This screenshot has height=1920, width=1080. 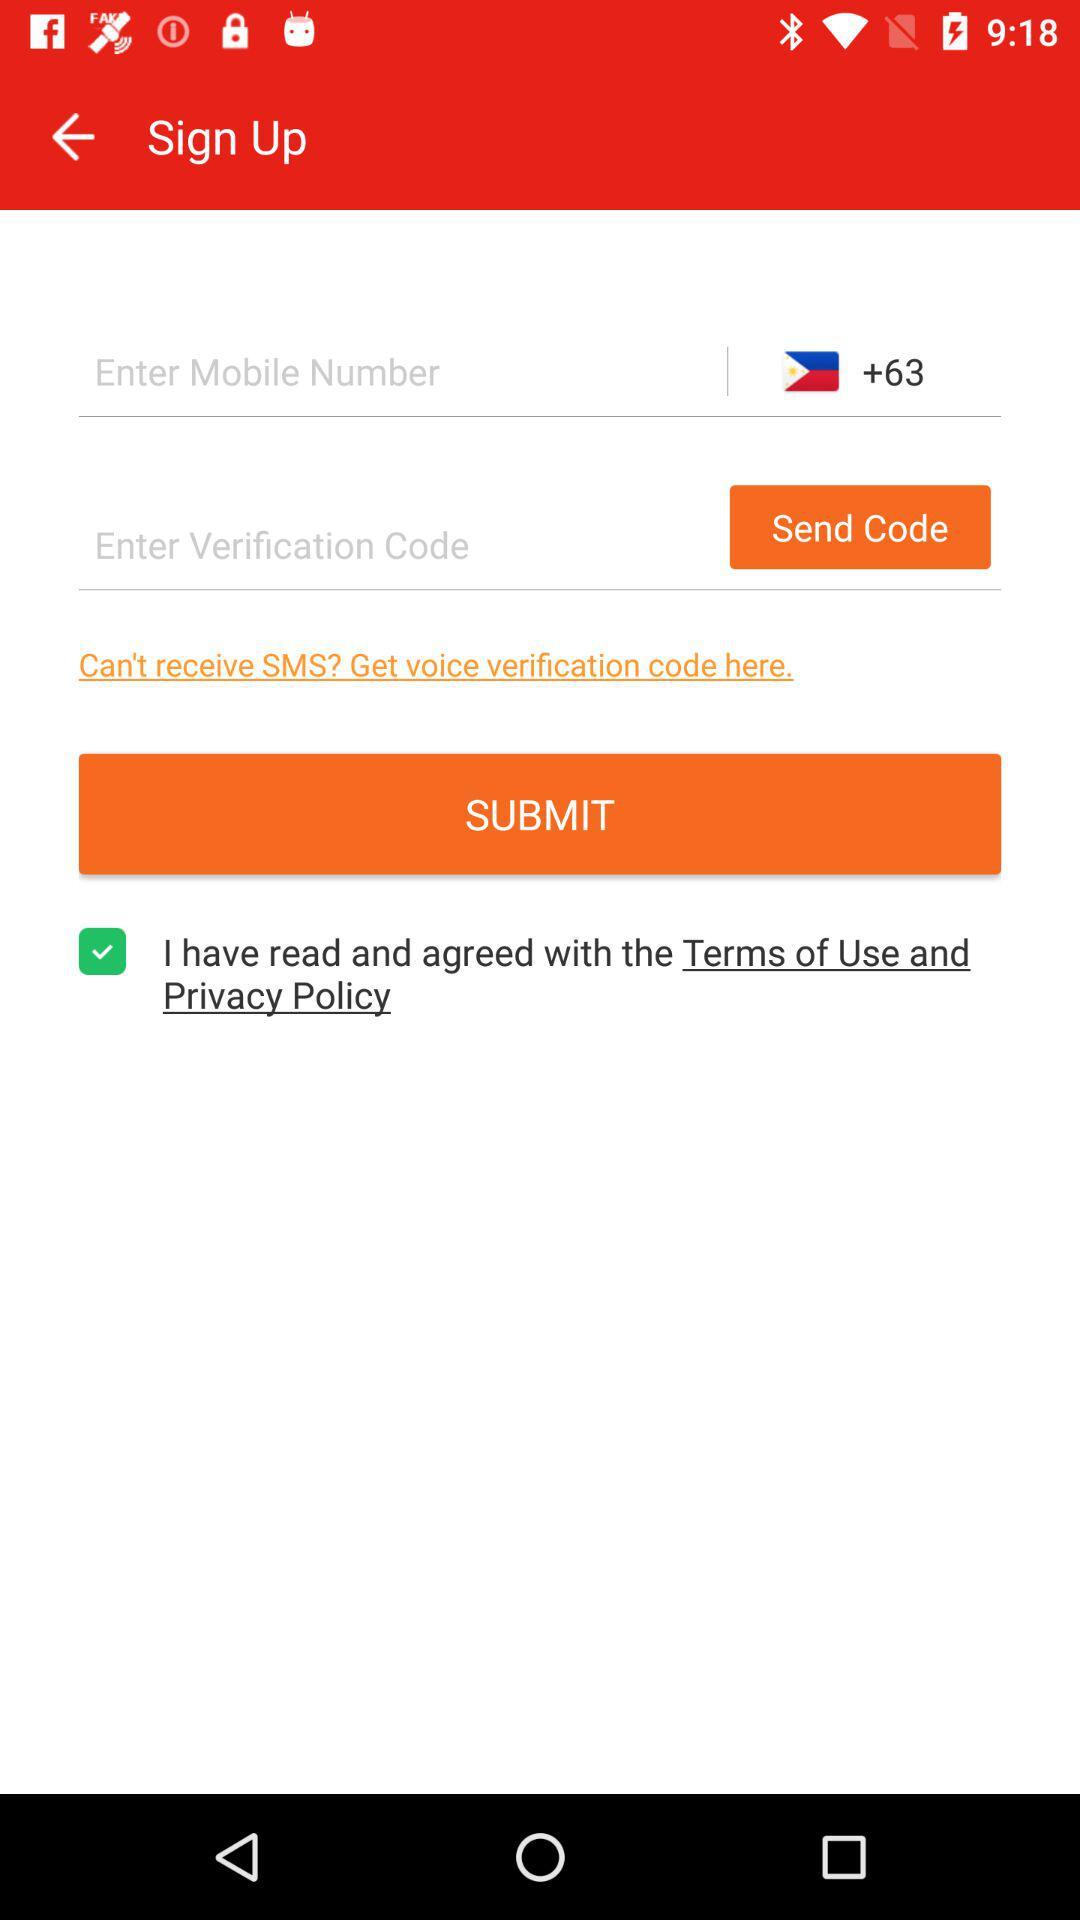 What do you see at coordinates (398, 544) in the screenshot?
I see `verification code` at bounding box center [398, 544].